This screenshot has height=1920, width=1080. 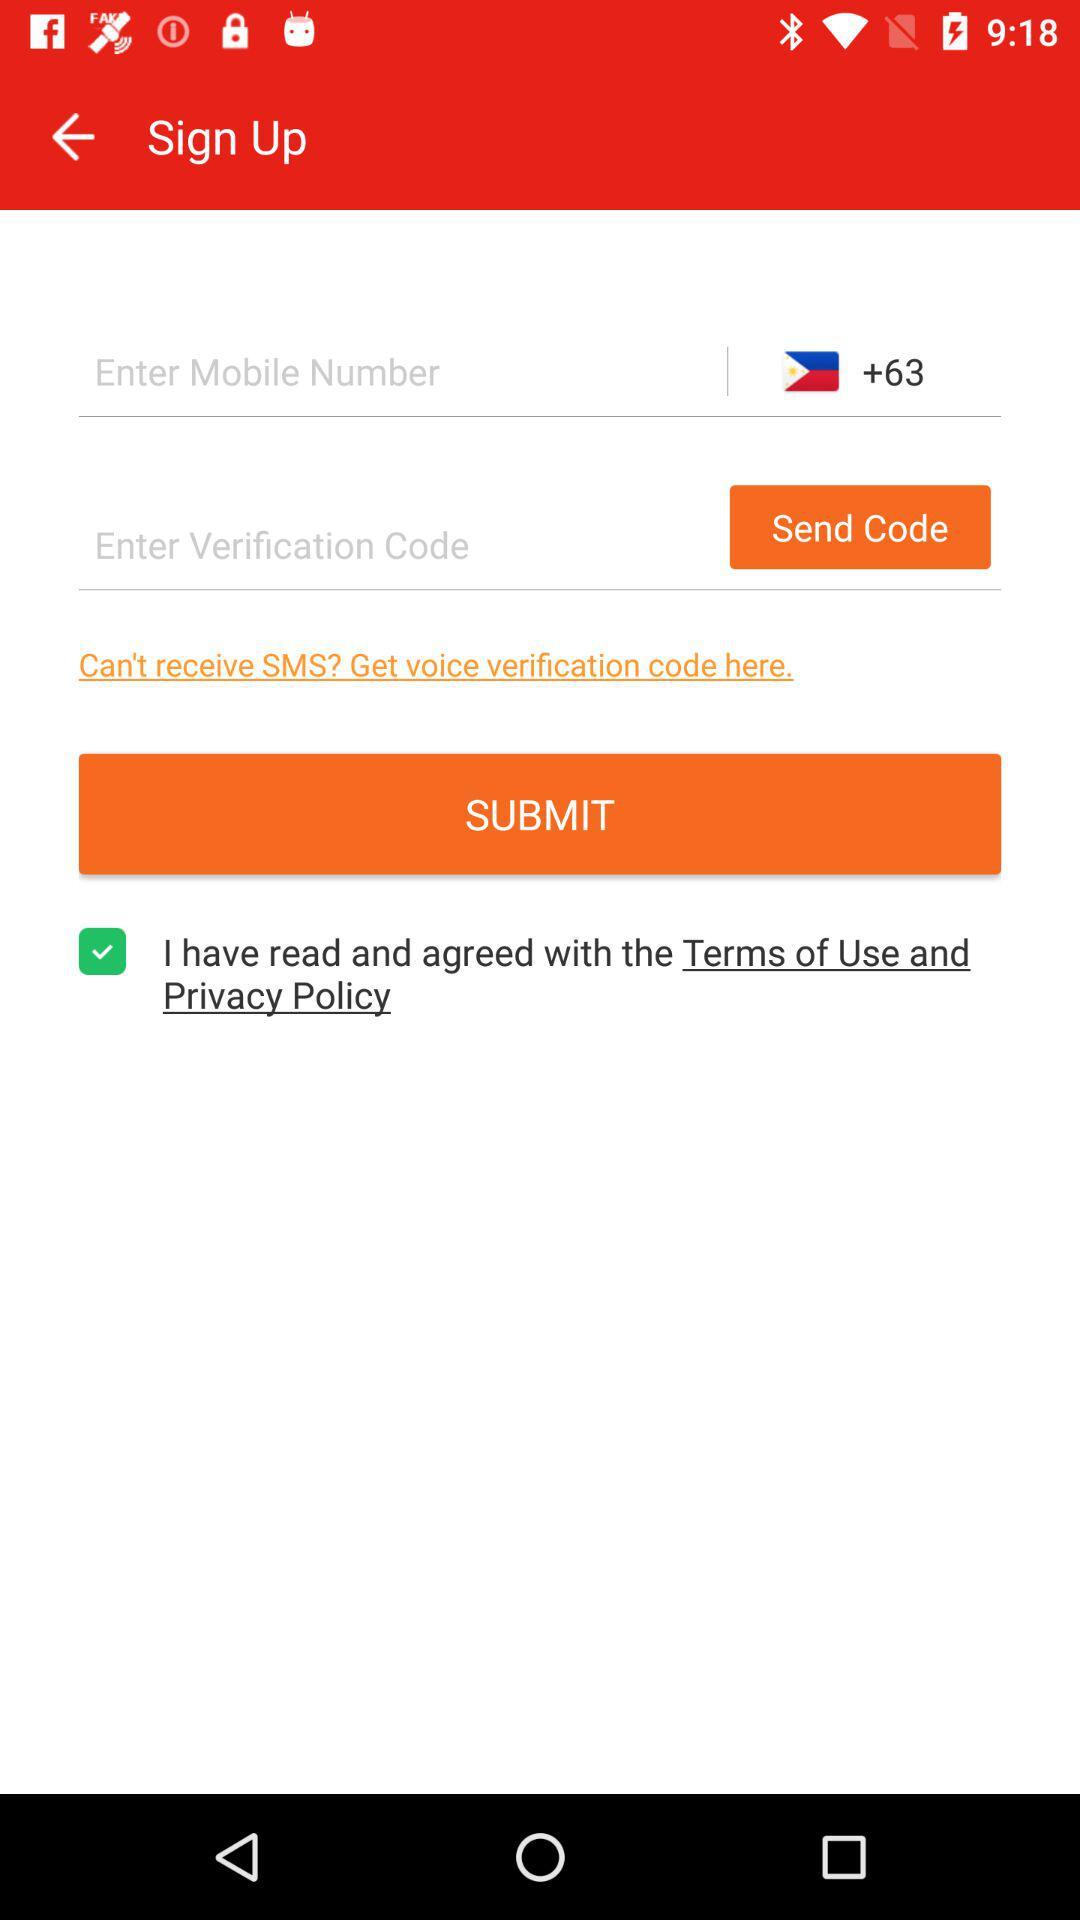 What do you see at coordinates (398, 544) in the screenshot?
I see `verification code` at bounding box center [398, 544].